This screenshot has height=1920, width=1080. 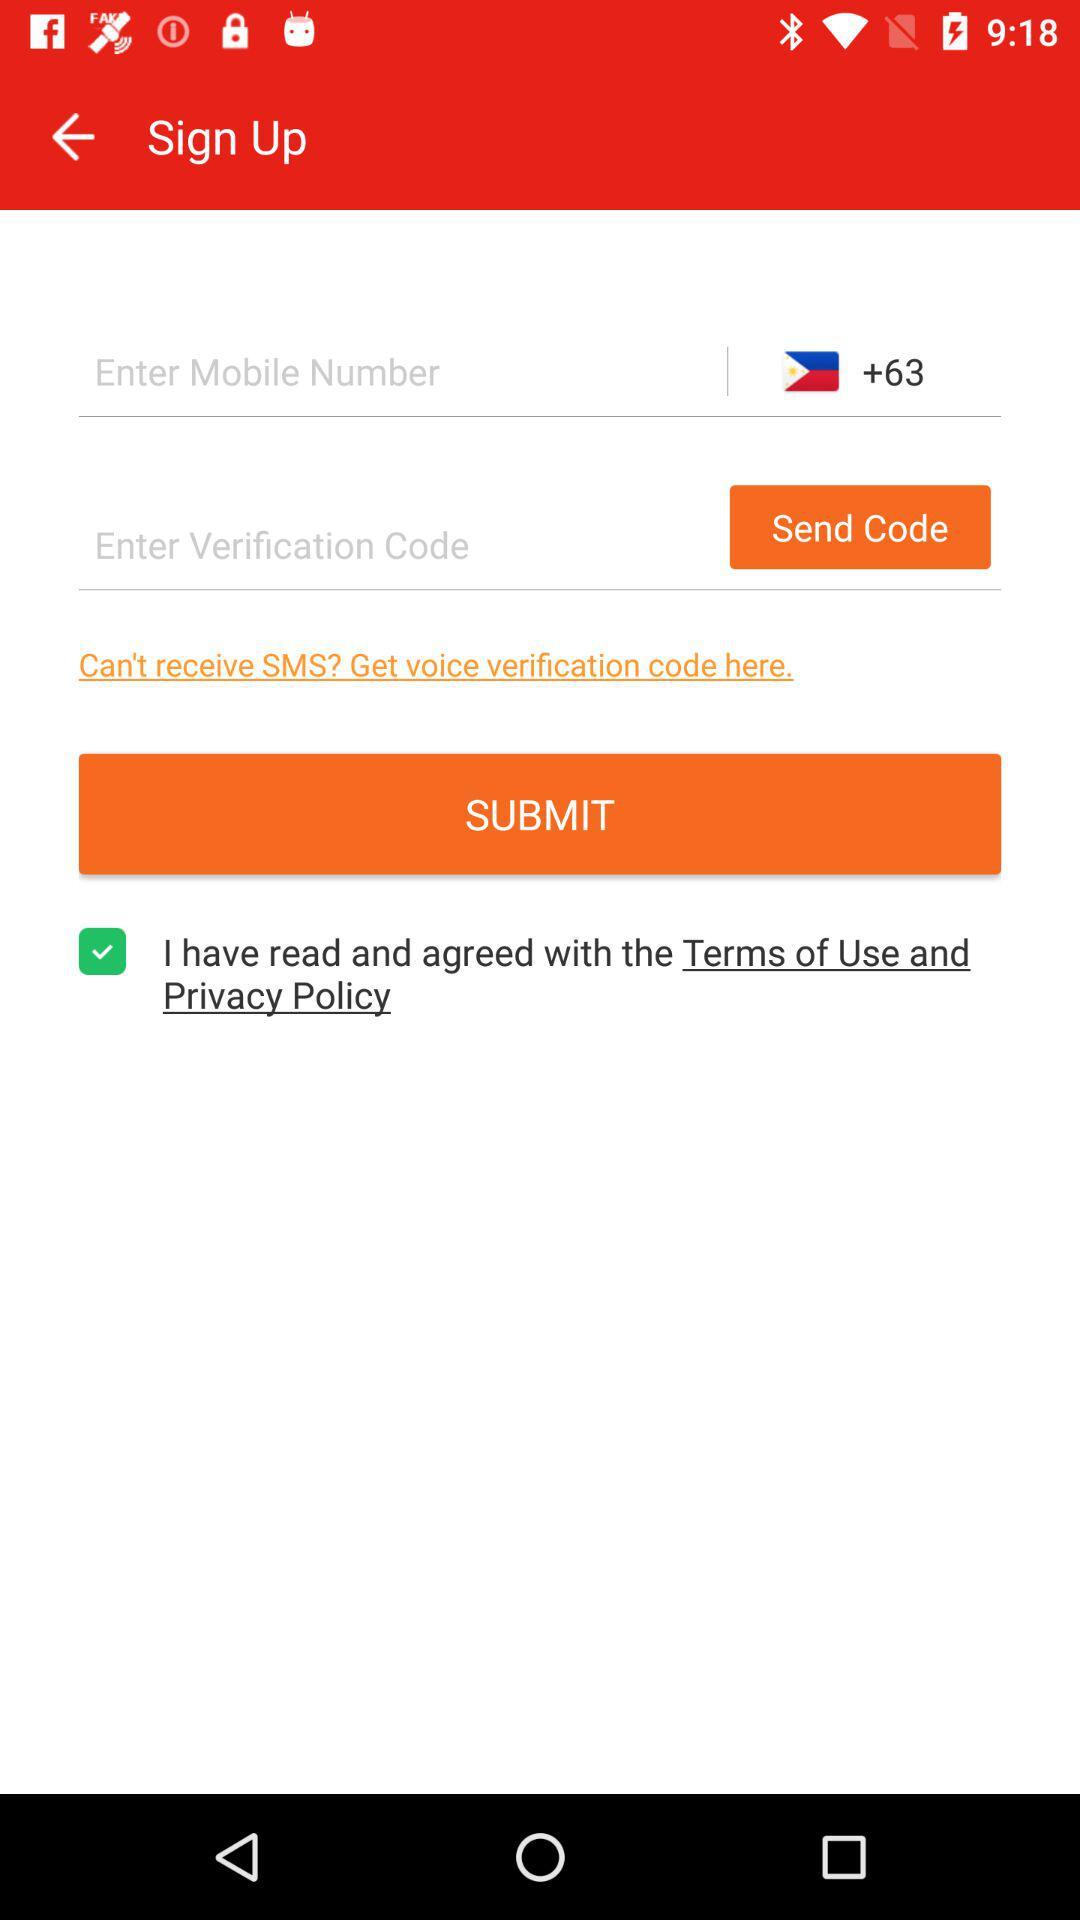 What do you see at coordinates (398, 544) in the screenshot?
I see `verification code` at bounding box center [398, 544].